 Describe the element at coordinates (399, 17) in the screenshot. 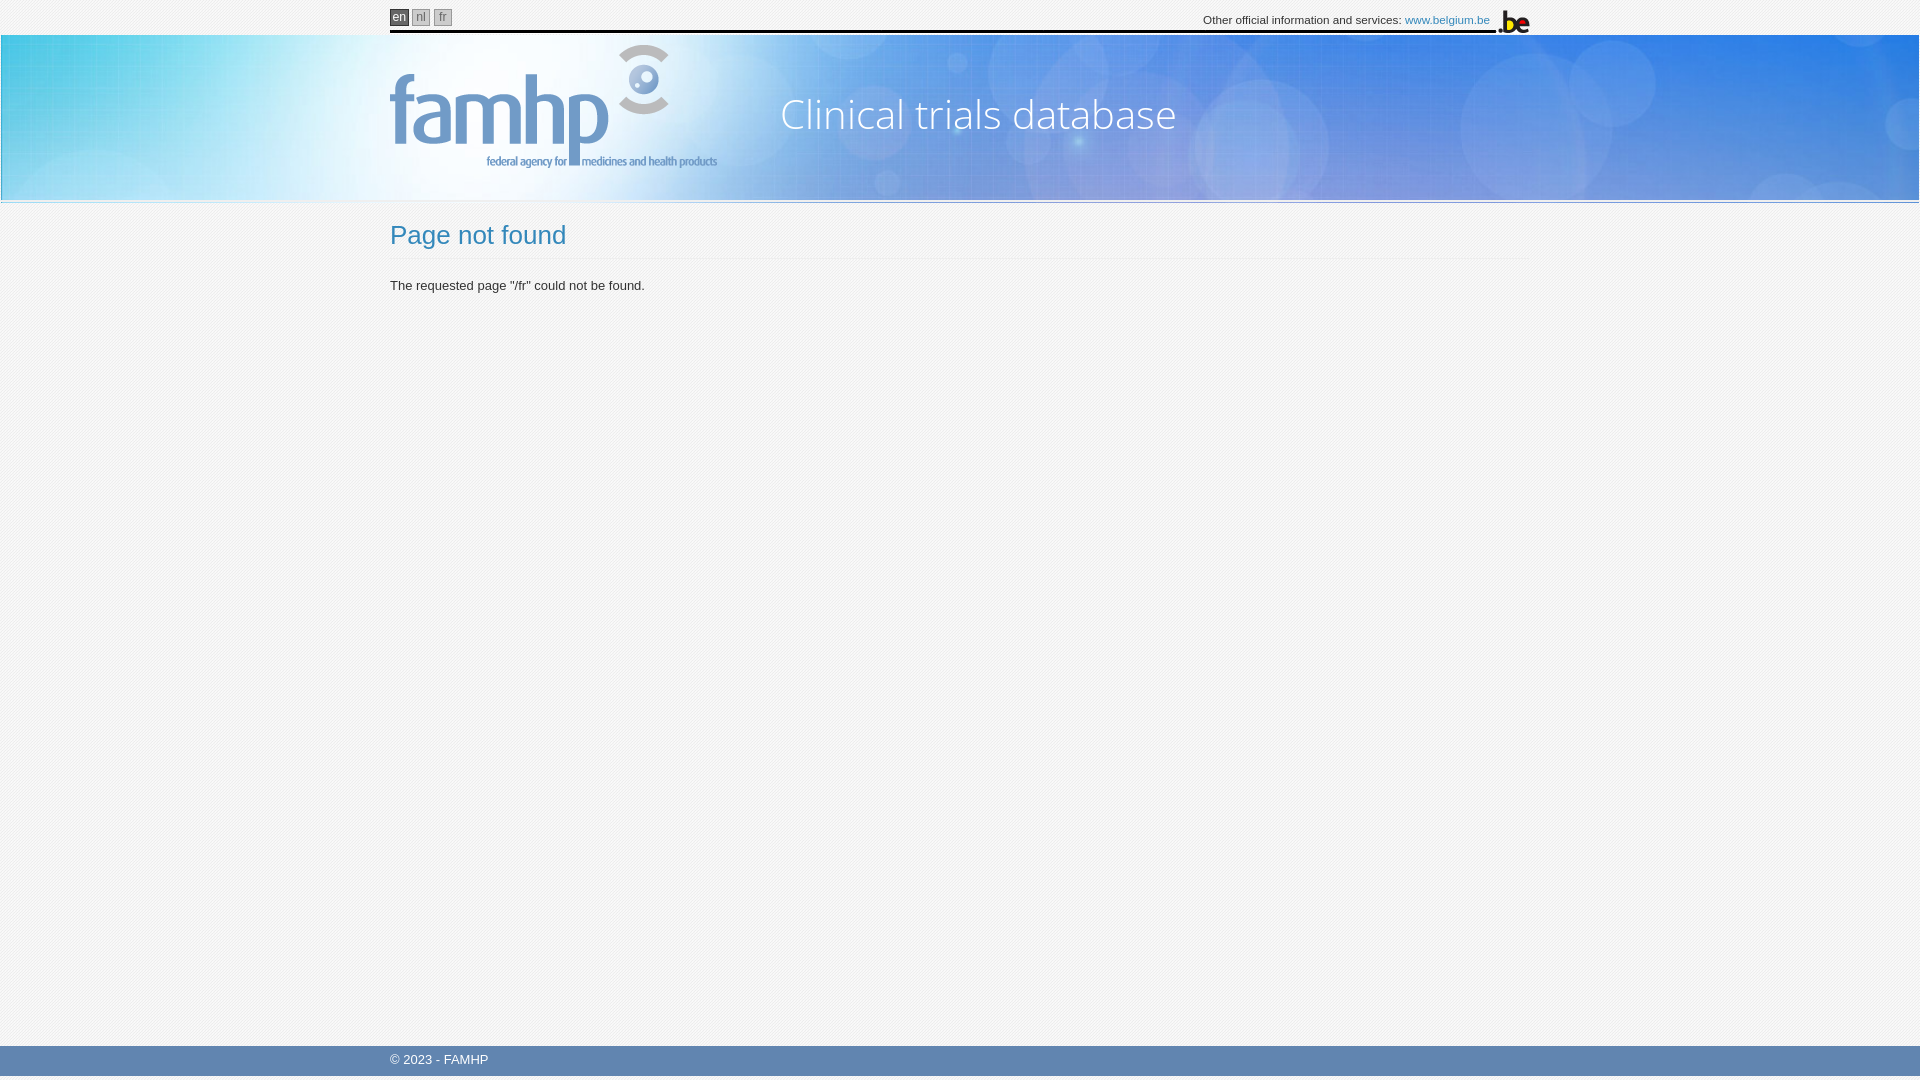

I see `'en'` at that location.